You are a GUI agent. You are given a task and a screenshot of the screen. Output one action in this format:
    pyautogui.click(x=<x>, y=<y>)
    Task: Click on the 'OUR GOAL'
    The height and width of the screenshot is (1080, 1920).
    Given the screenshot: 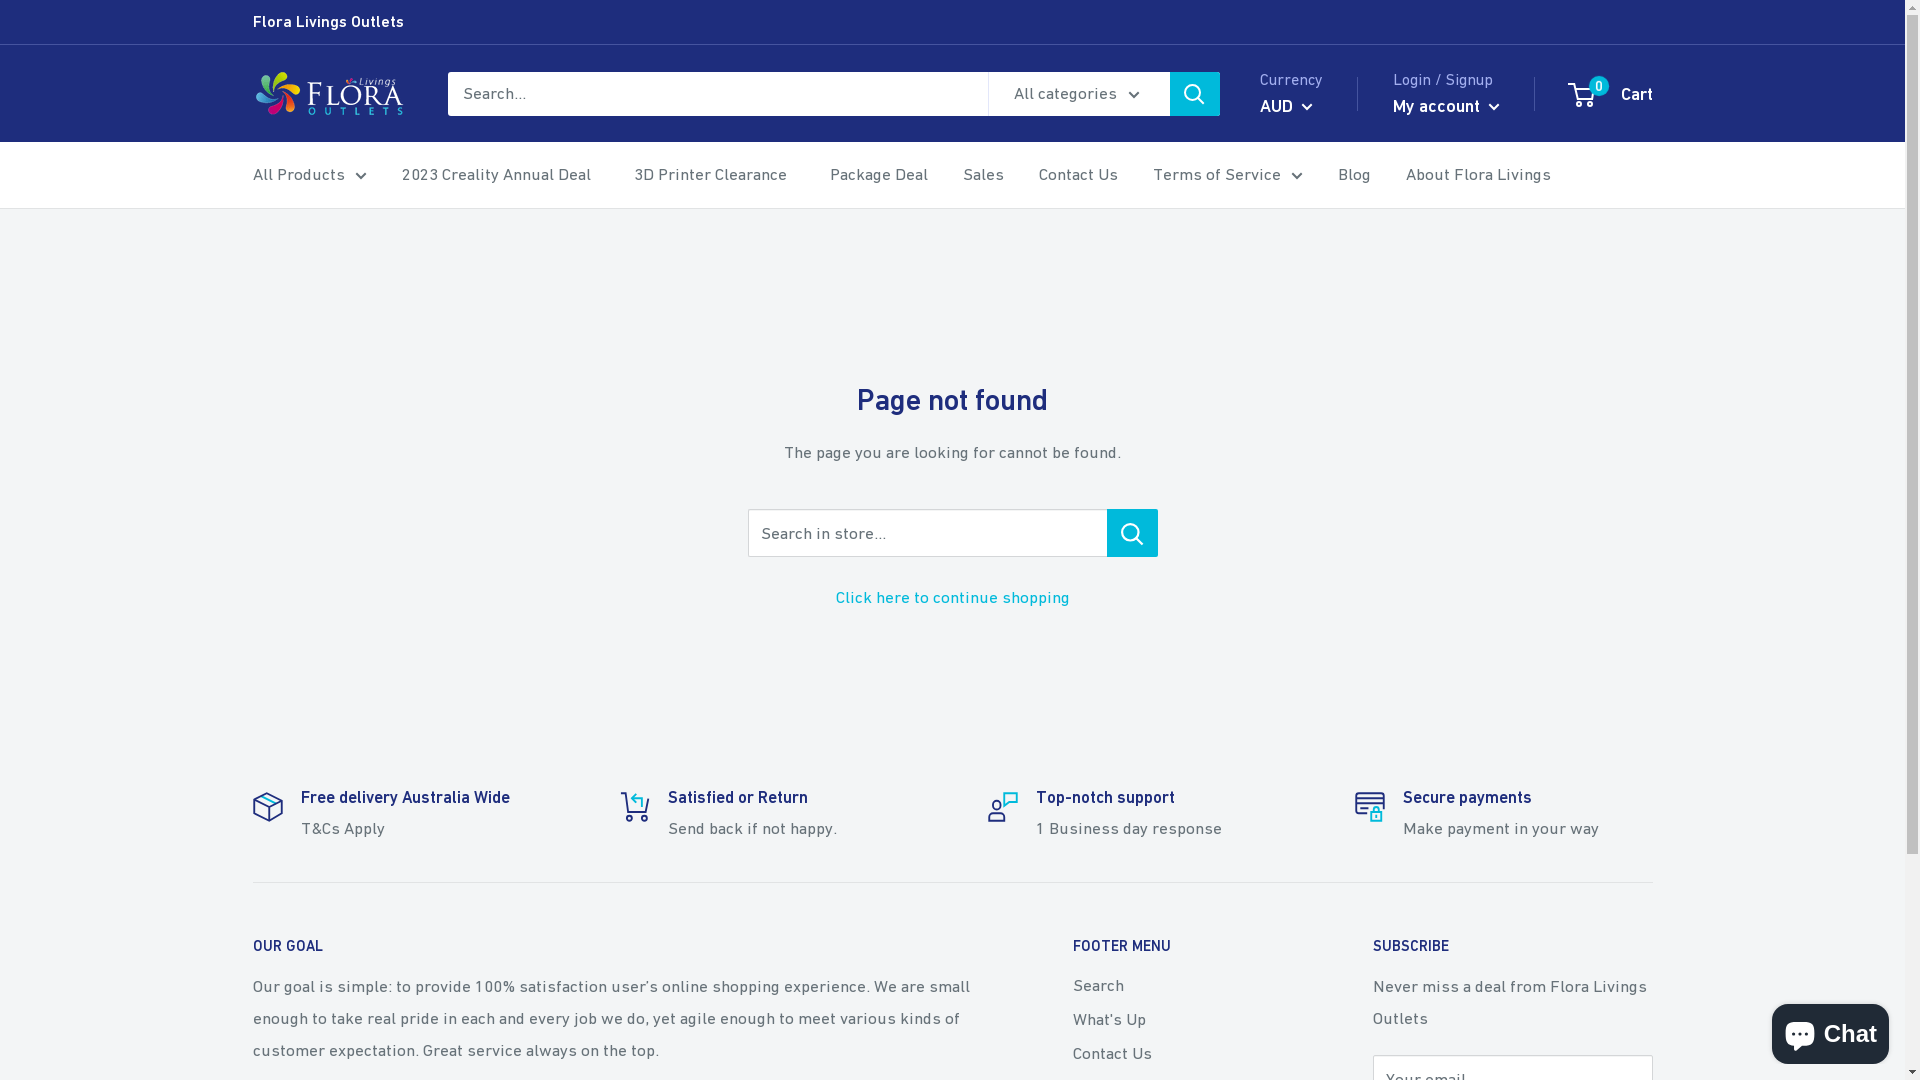 What is the action you would take?
    pyautogui.click(x=251, y=945)
    